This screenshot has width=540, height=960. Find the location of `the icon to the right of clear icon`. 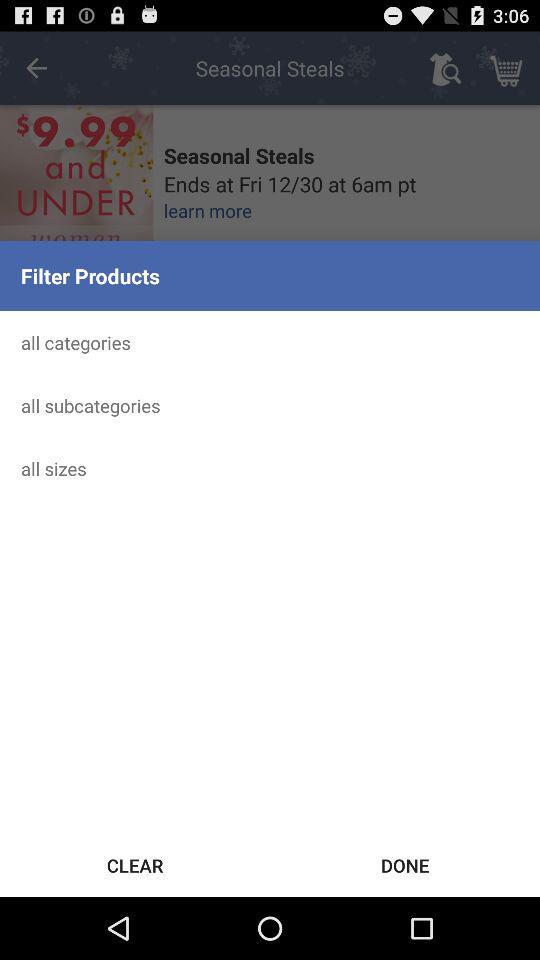

the icon to the right of clear icon is located at coordinates (405, 864).